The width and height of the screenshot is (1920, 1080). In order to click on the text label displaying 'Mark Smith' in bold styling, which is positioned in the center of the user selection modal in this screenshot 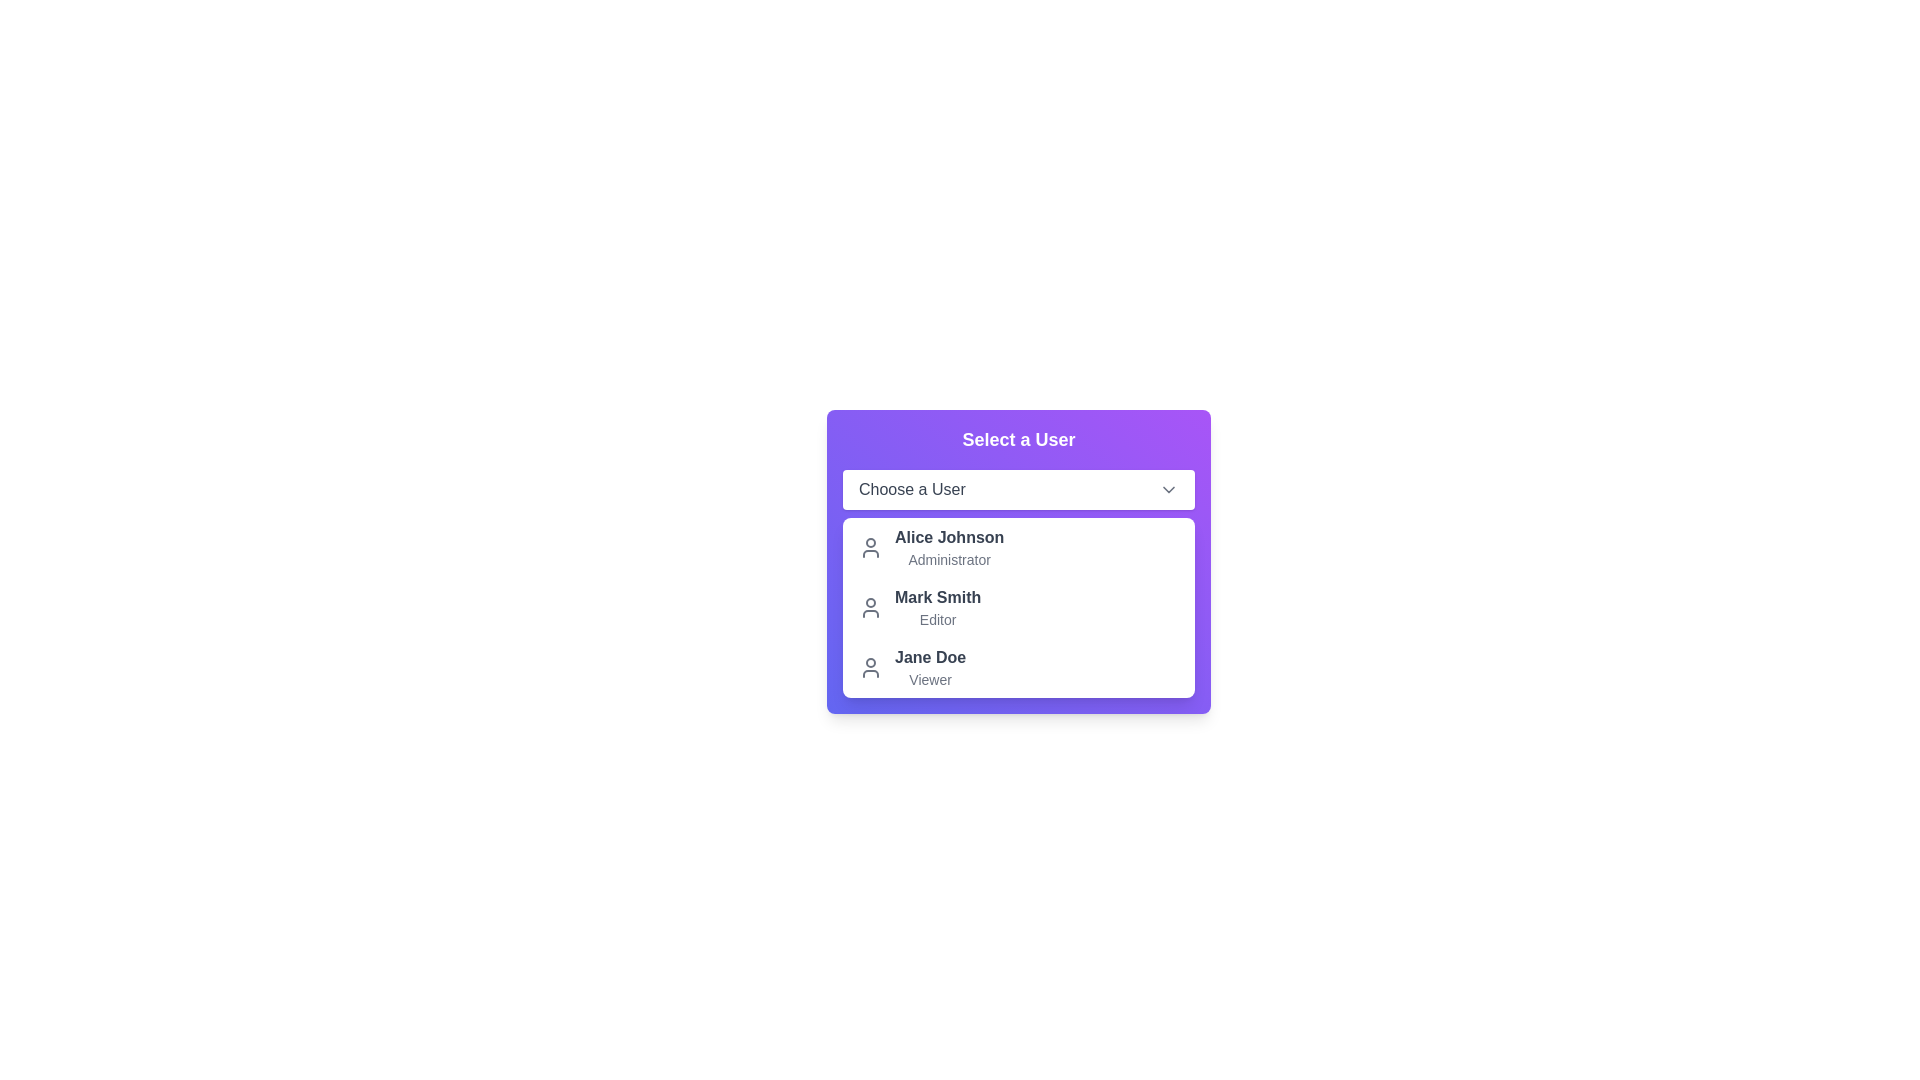, I will do `click(937, 596)`.